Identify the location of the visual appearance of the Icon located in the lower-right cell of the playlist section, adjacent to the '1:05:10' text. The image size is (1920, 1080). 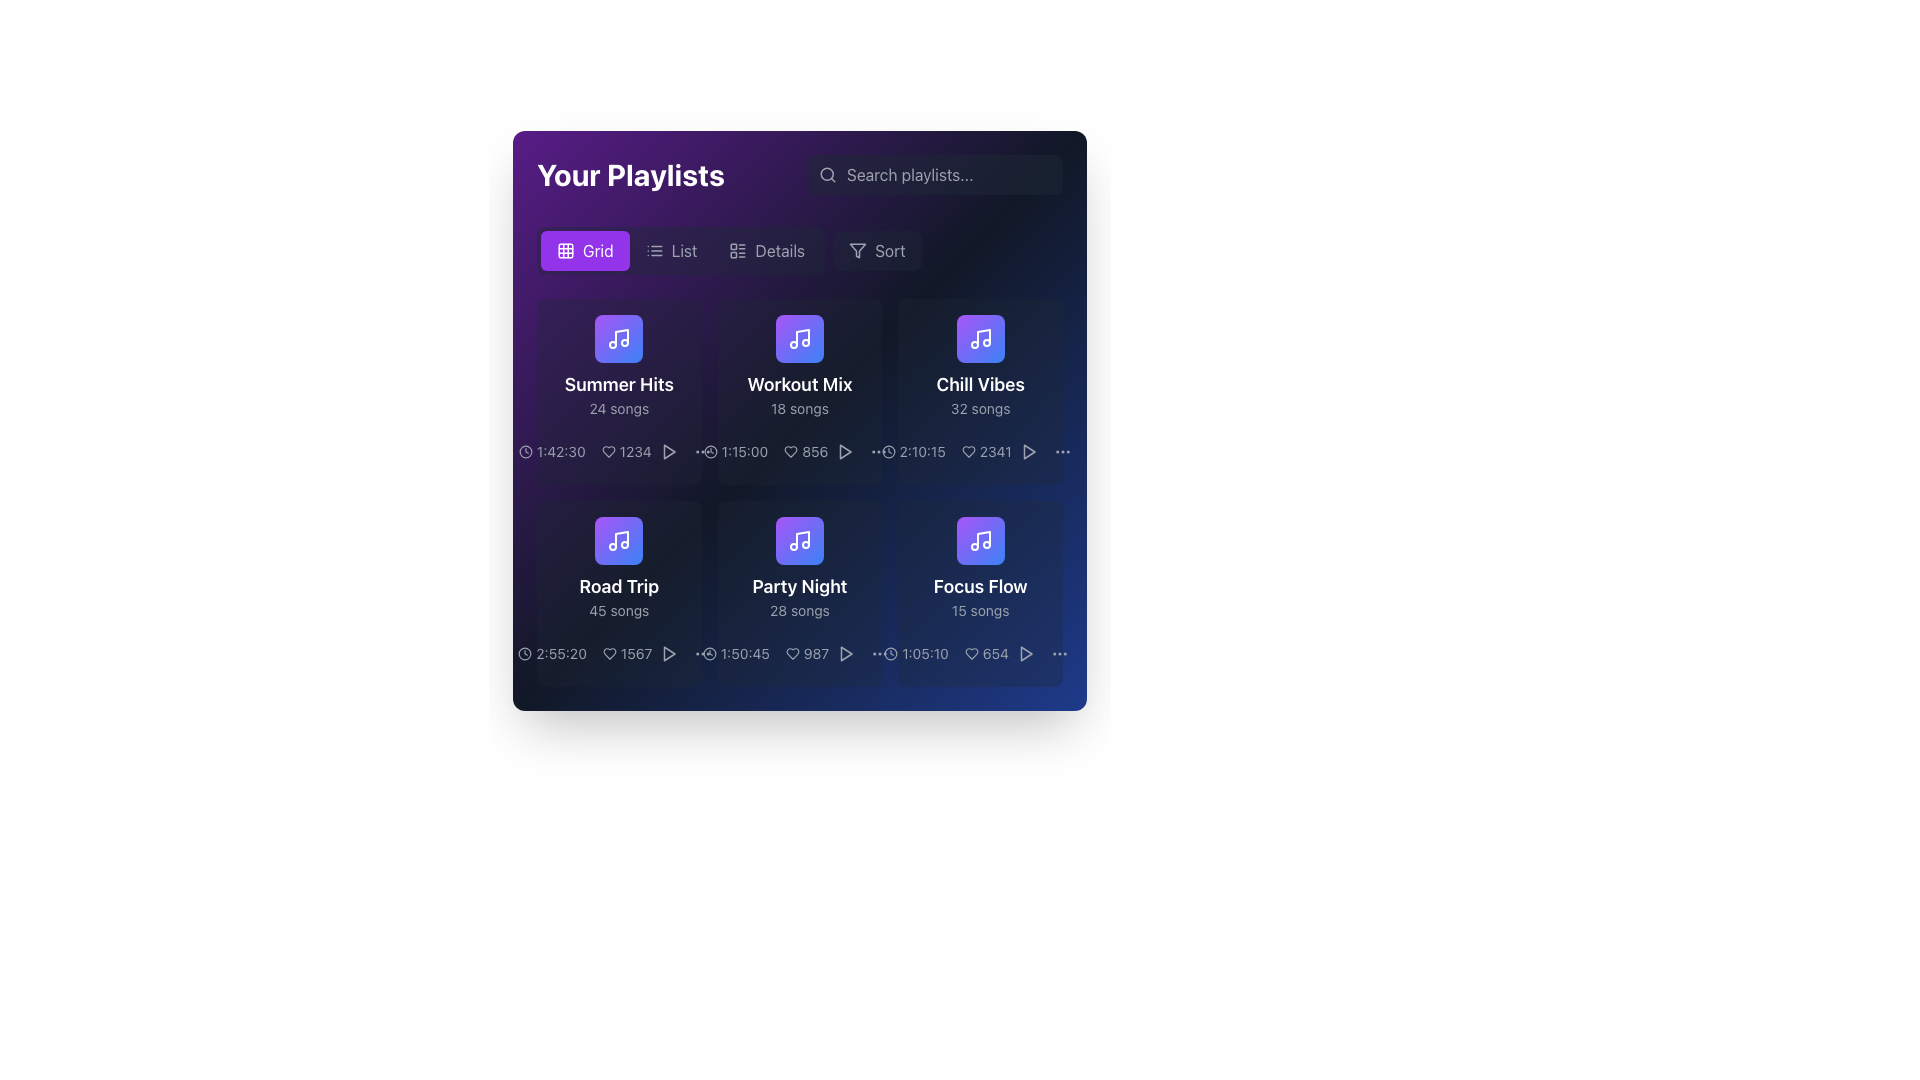
(890, 654).